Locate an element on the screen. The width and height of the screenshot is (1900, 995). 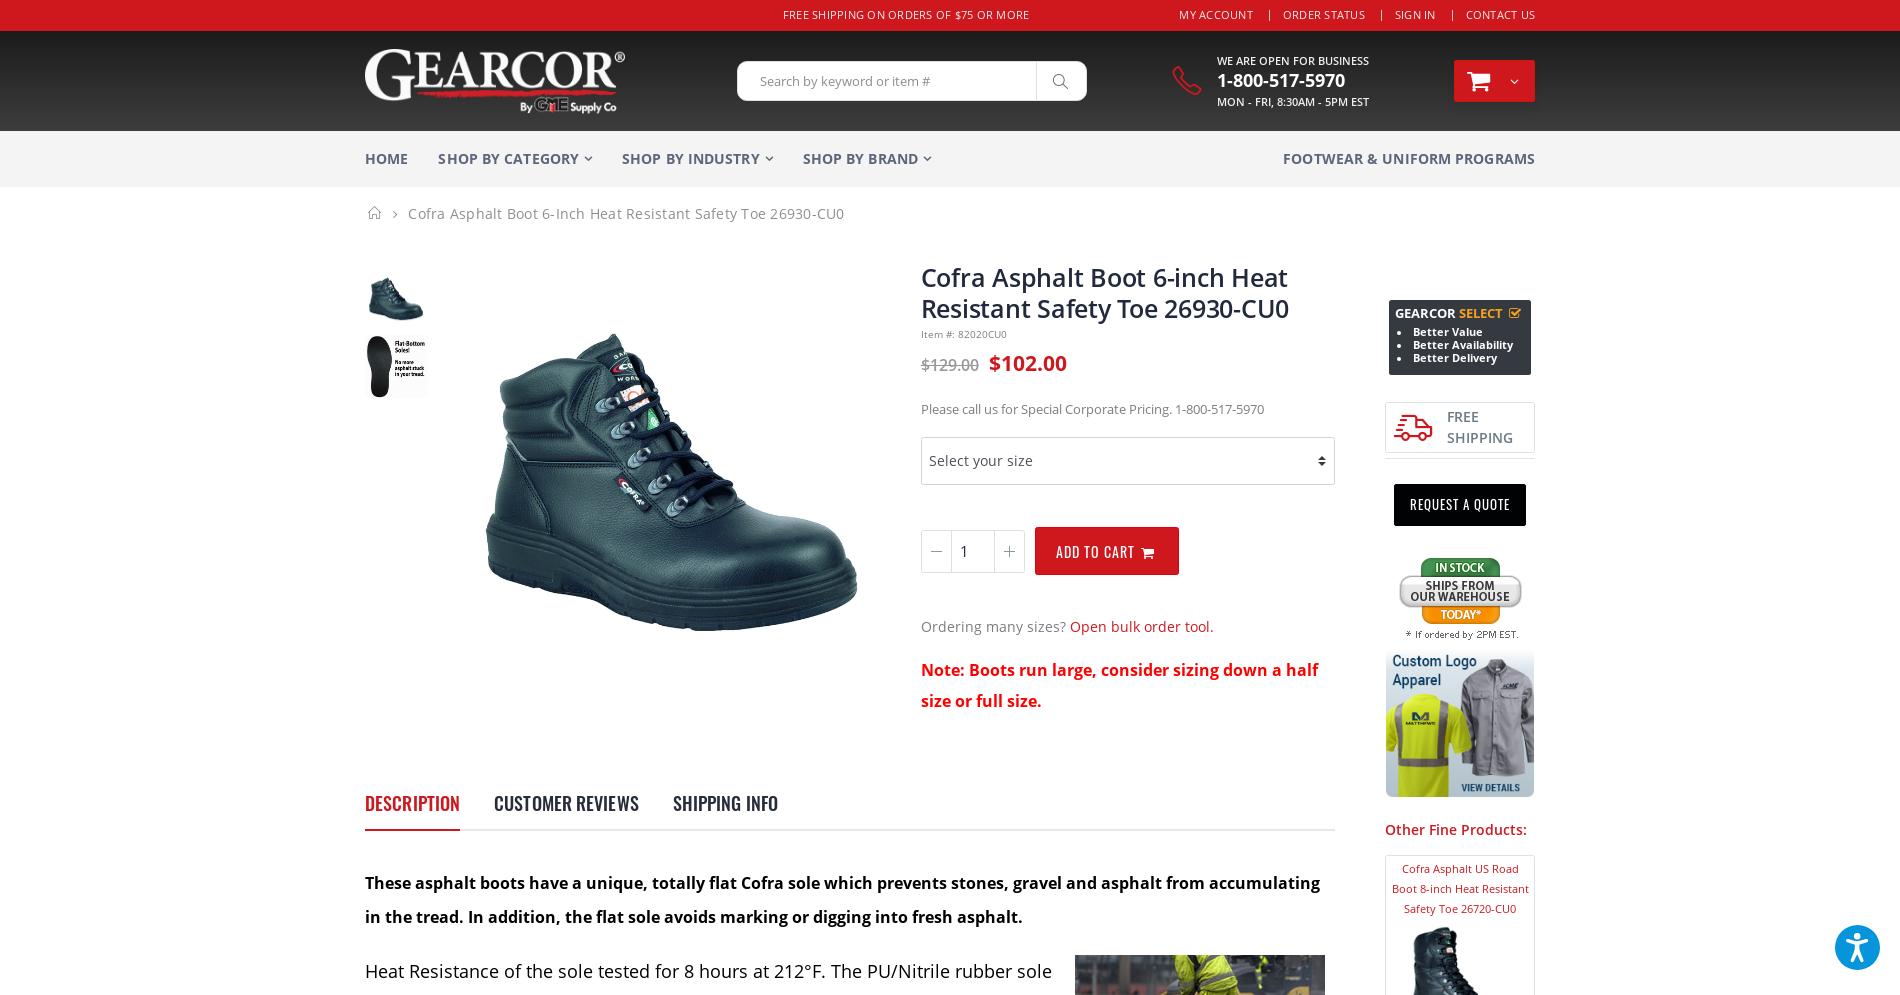
'Other Fine Products:' is located at coordinates (1383, 827).